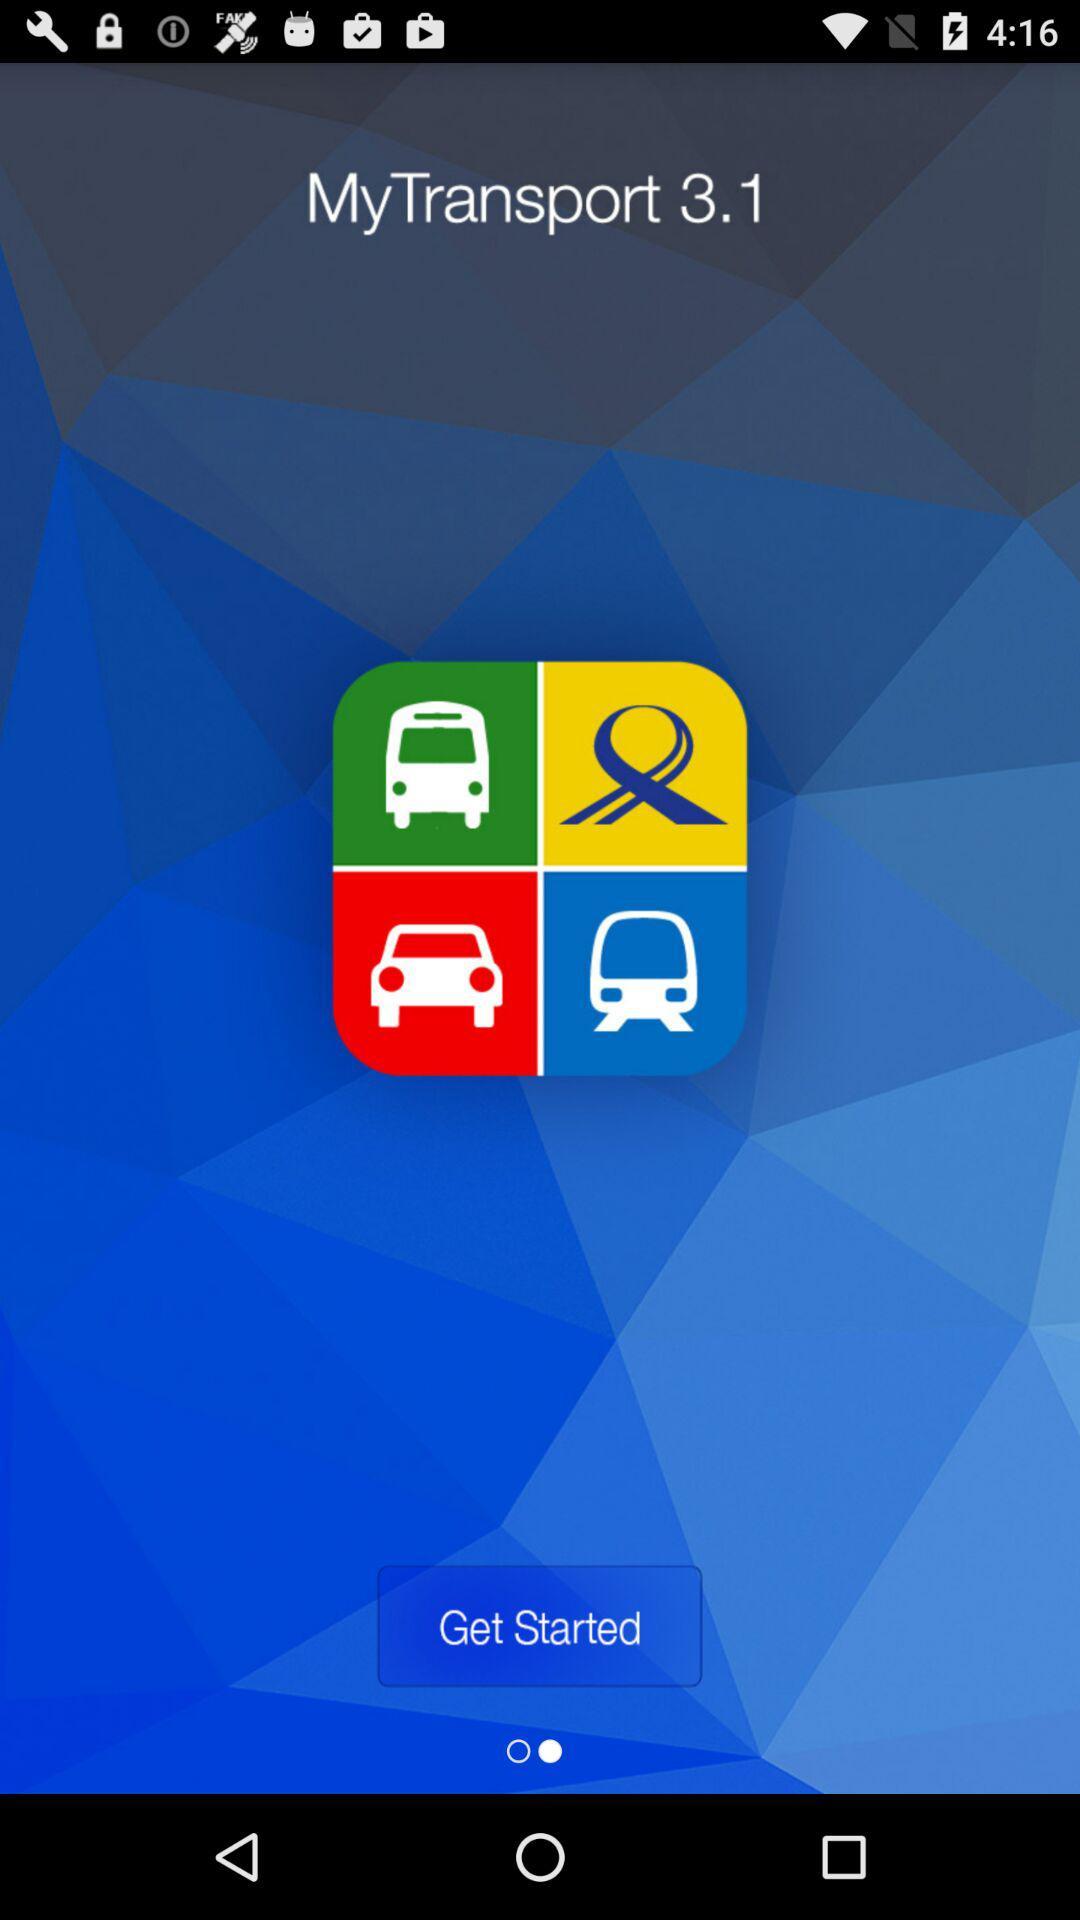  I want to click on get started, so click(538, 1626).